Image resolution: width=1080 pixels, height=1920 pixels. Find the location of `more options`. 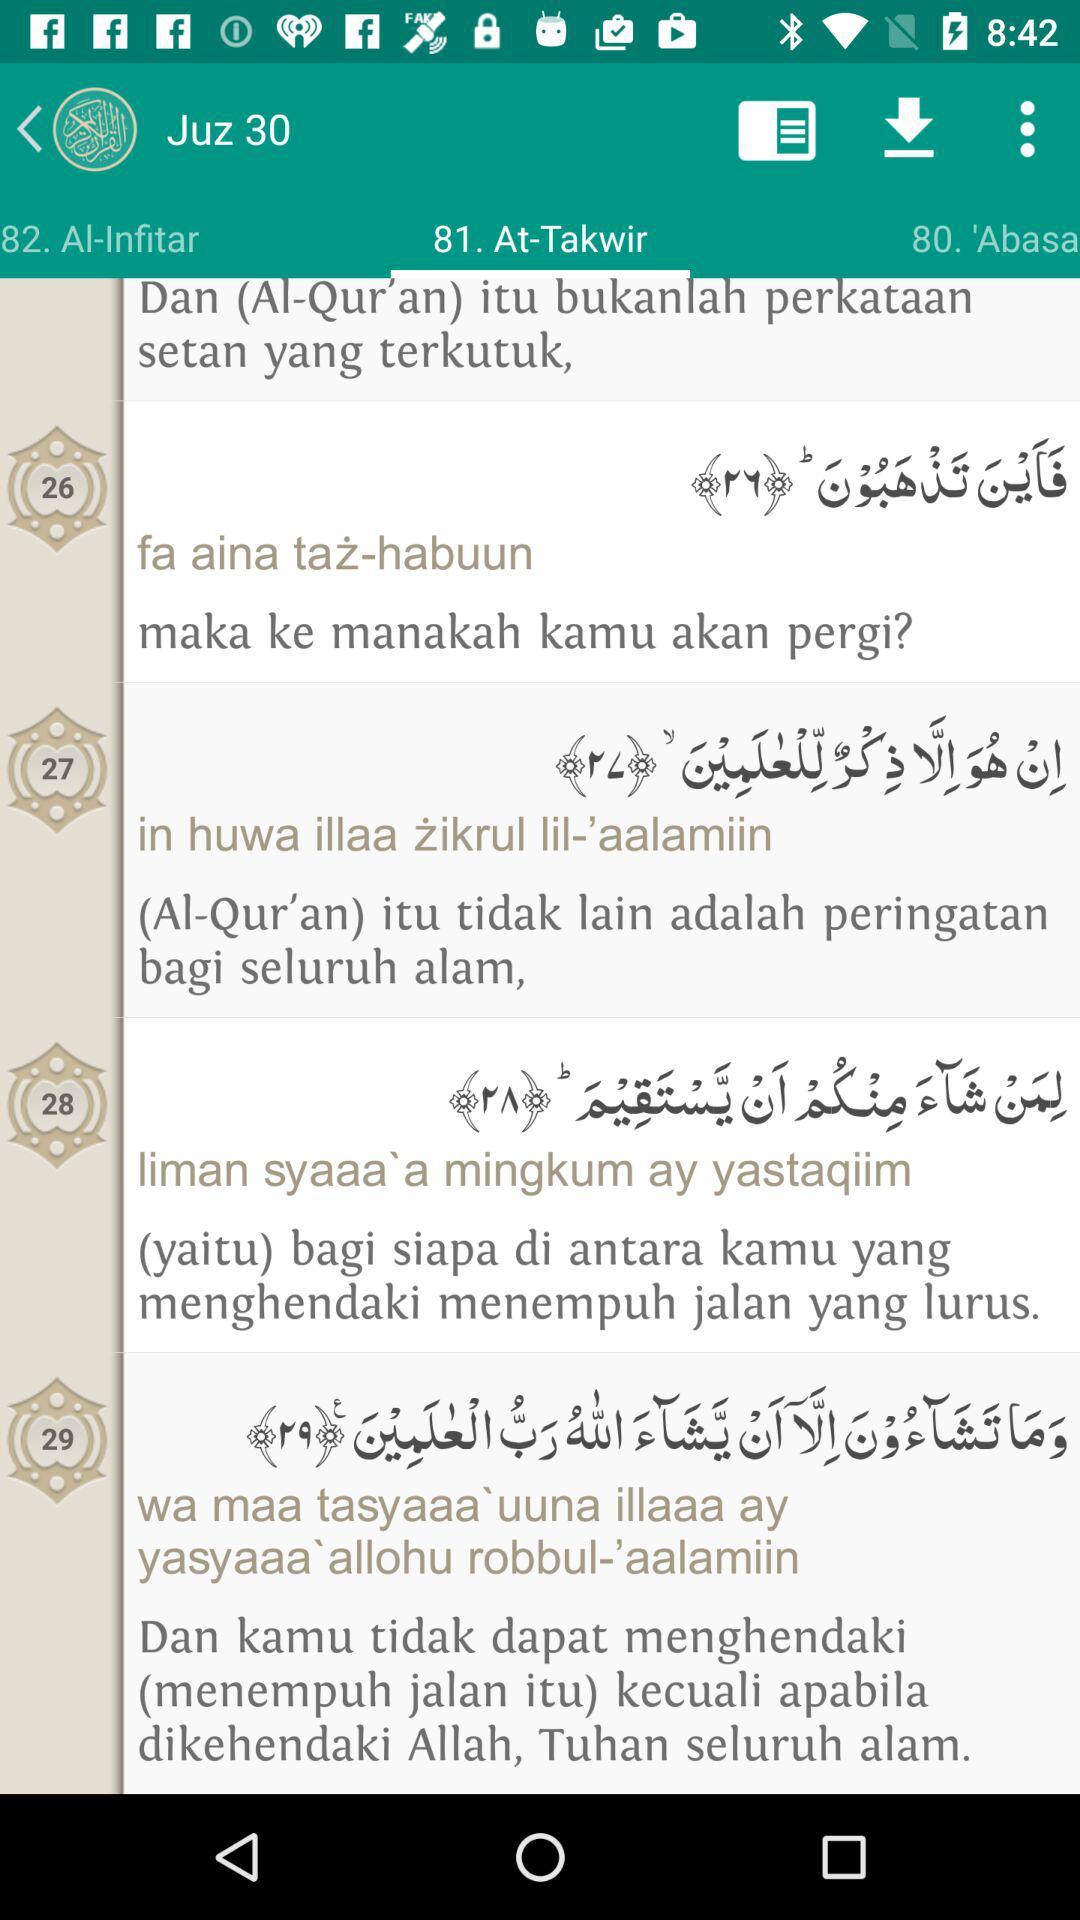

more options is located at coordinates (1027, 127).